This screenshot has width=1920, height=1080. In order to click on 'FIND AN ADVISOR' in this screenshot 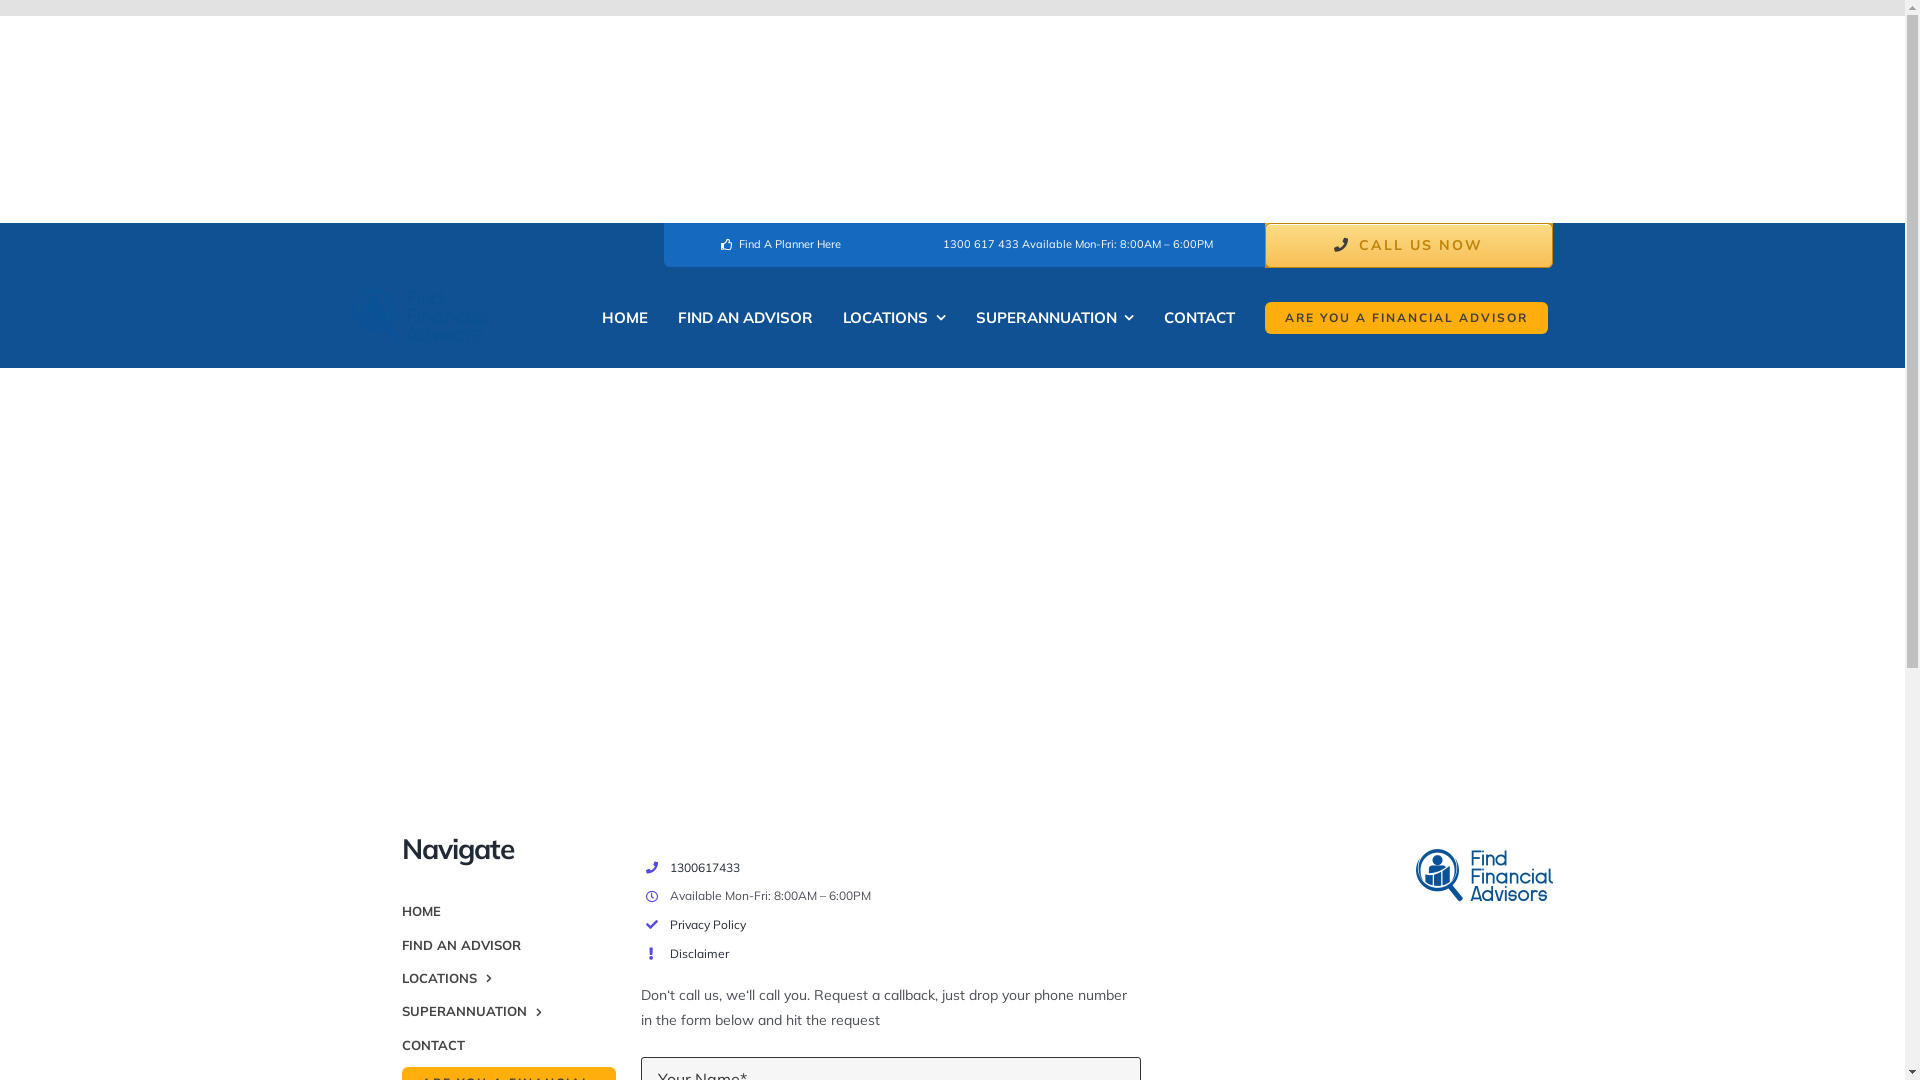, I will do `click(744, 316)`.